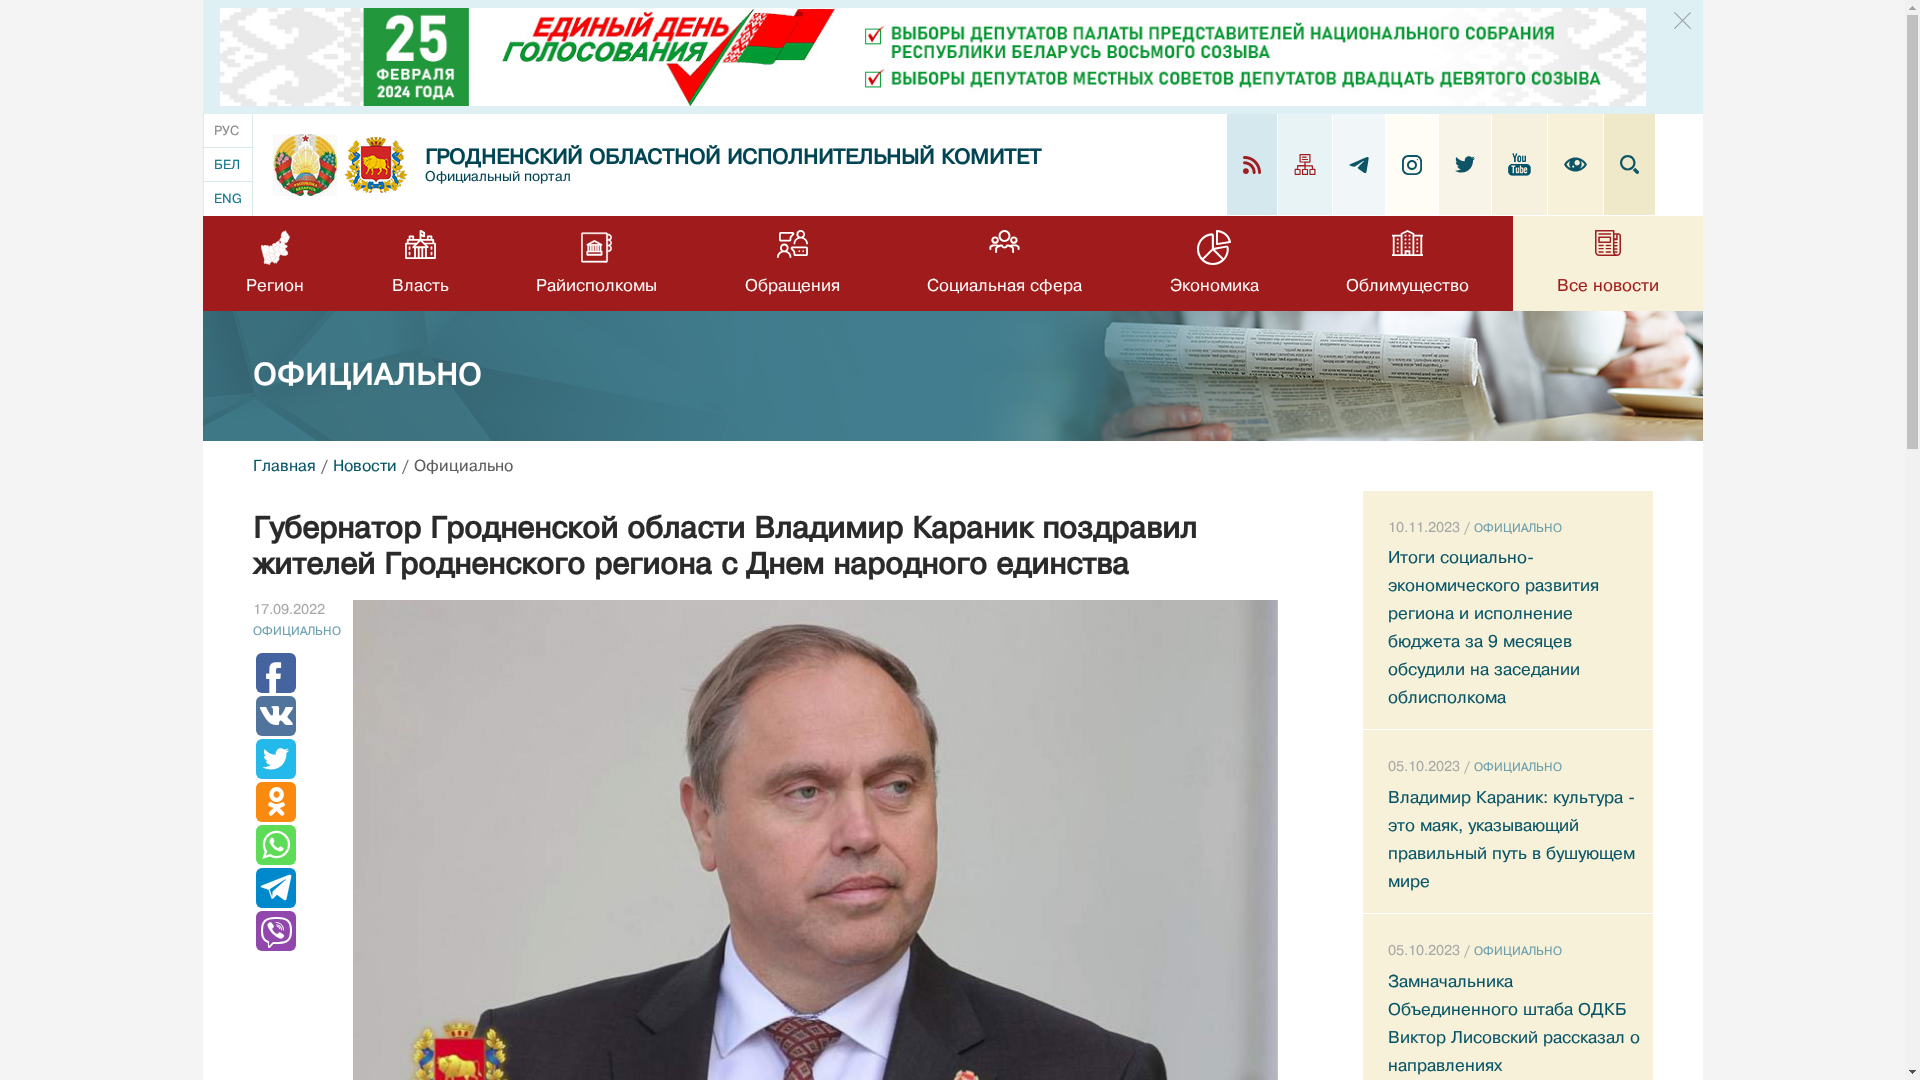 The image size is (1920, 1080). What do you see at coordinates (1520, 163) in the screenshot?
I see `'Youtube'` at bounding box center [1520, 163].